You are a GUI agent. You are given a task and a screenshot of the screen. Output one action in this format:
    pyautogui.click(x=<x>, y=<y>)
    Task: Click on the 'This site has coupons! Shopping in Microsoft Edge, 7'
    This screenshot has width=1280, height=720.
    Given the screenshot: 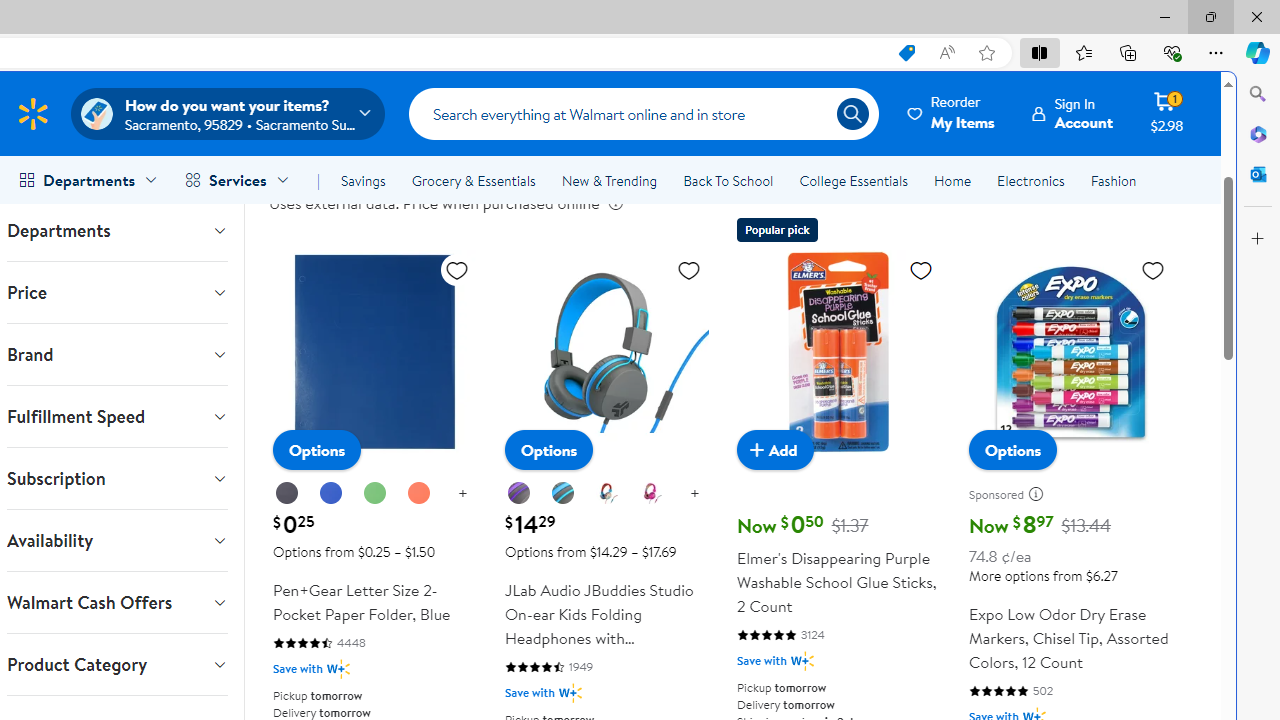 What is the action you would take?
    pyautogui.click(x=905, y=52)
    